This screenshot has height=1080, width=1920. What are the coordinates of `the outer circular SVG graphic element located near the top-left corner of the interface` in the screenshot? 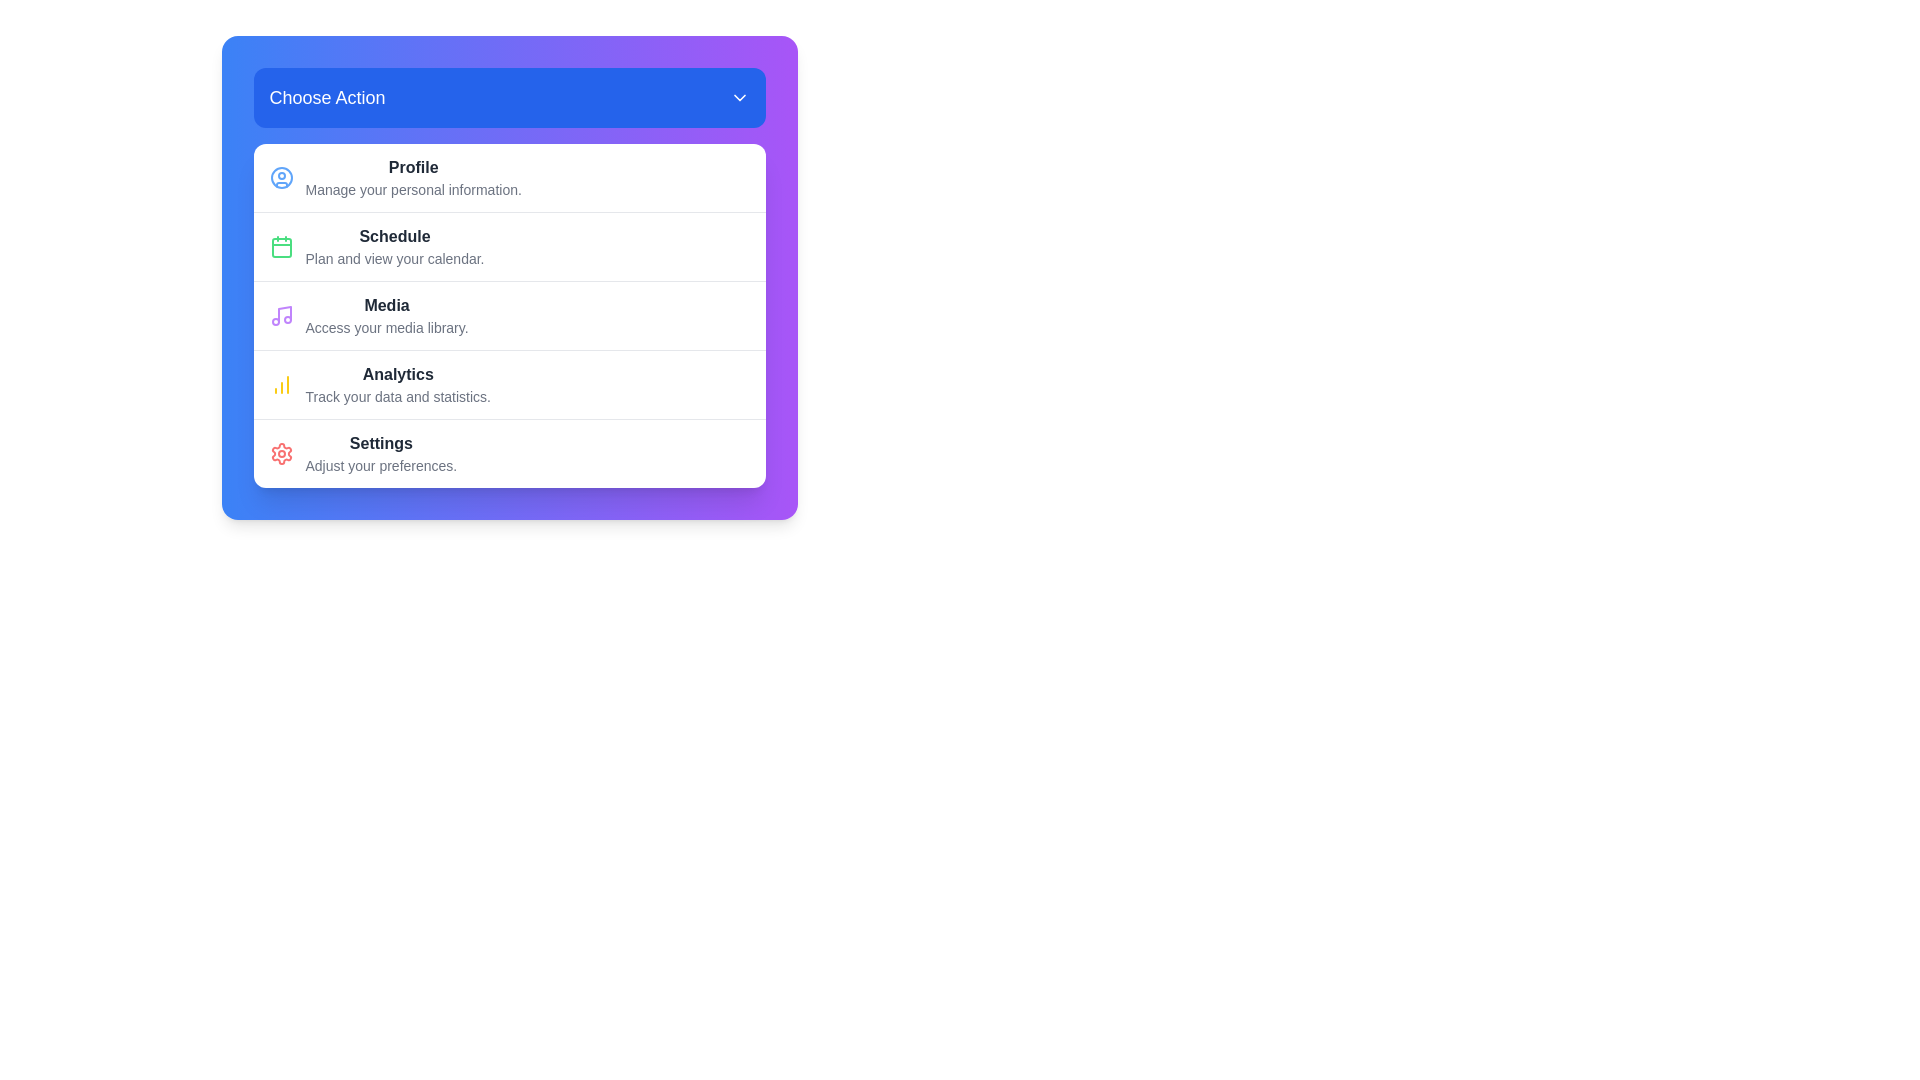 It's located at (280, 176).